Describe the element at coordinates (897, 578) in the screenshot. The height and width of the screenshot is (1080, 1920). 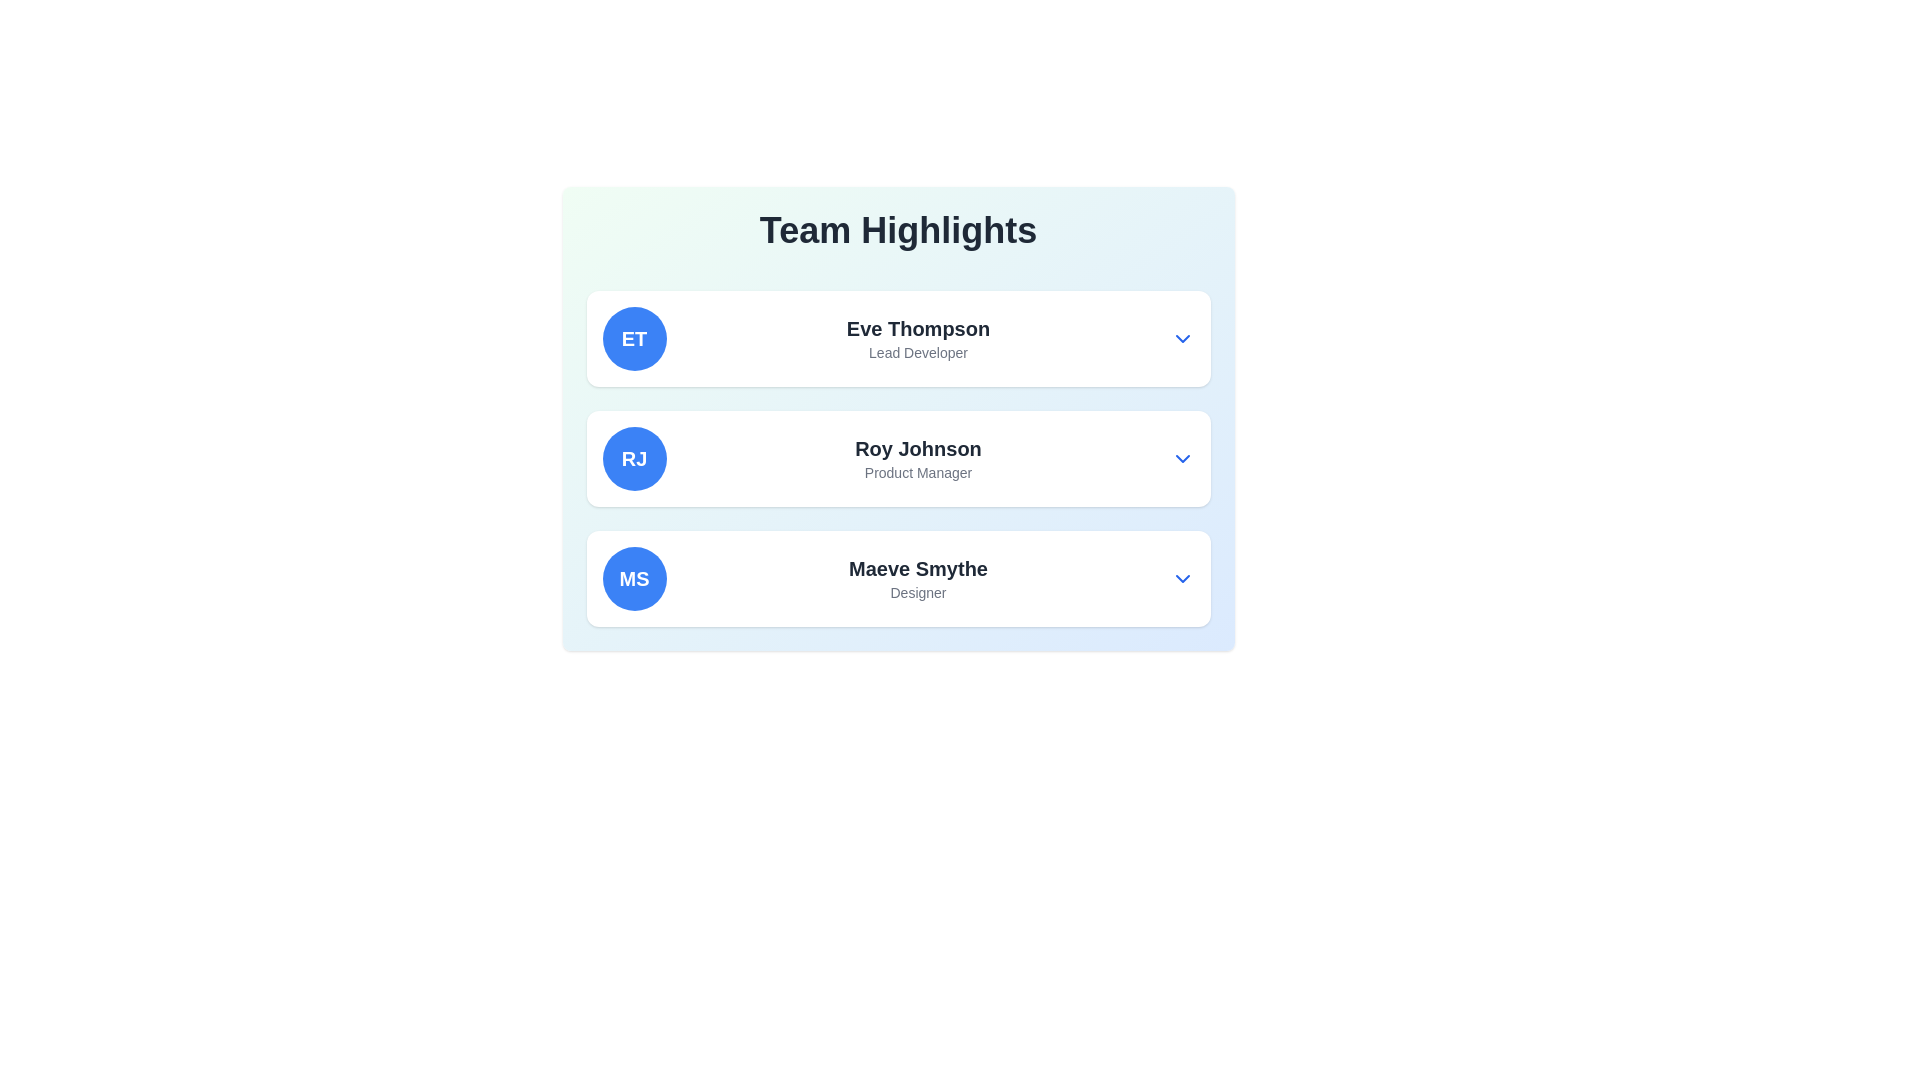
I see `the third entry in the 'Team Highlights' list, which displays an individual's initials, full name, and role` at that location.